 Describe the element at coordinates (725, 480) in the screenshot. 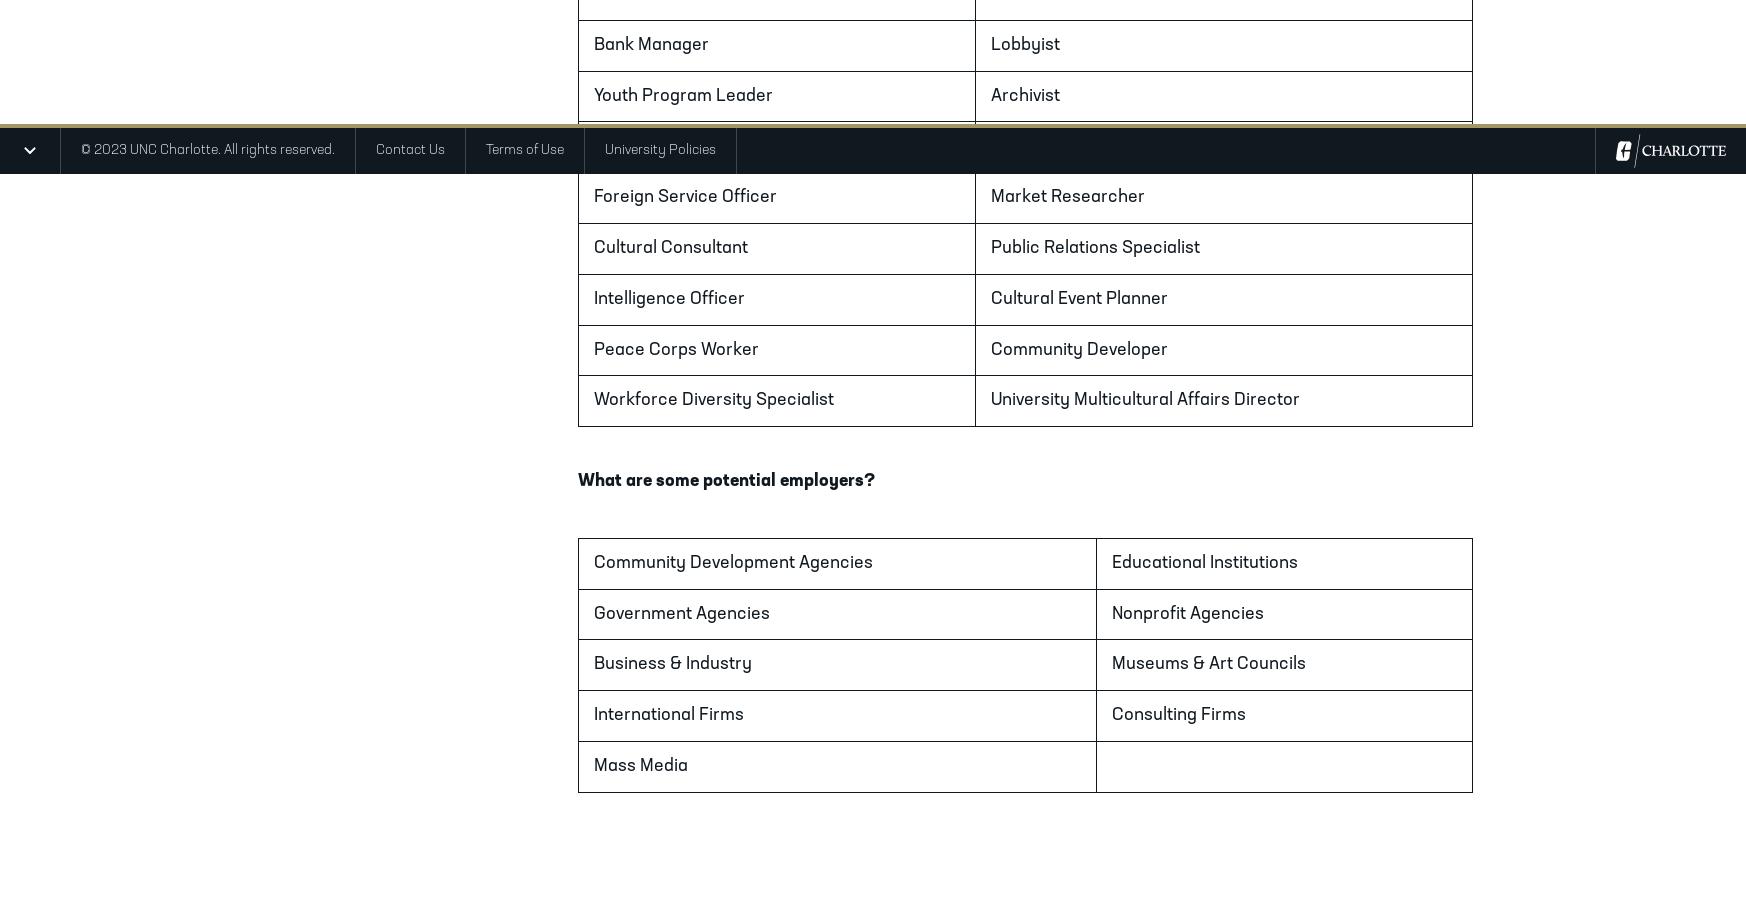

I see `'What are some potential employers?'` at that location.